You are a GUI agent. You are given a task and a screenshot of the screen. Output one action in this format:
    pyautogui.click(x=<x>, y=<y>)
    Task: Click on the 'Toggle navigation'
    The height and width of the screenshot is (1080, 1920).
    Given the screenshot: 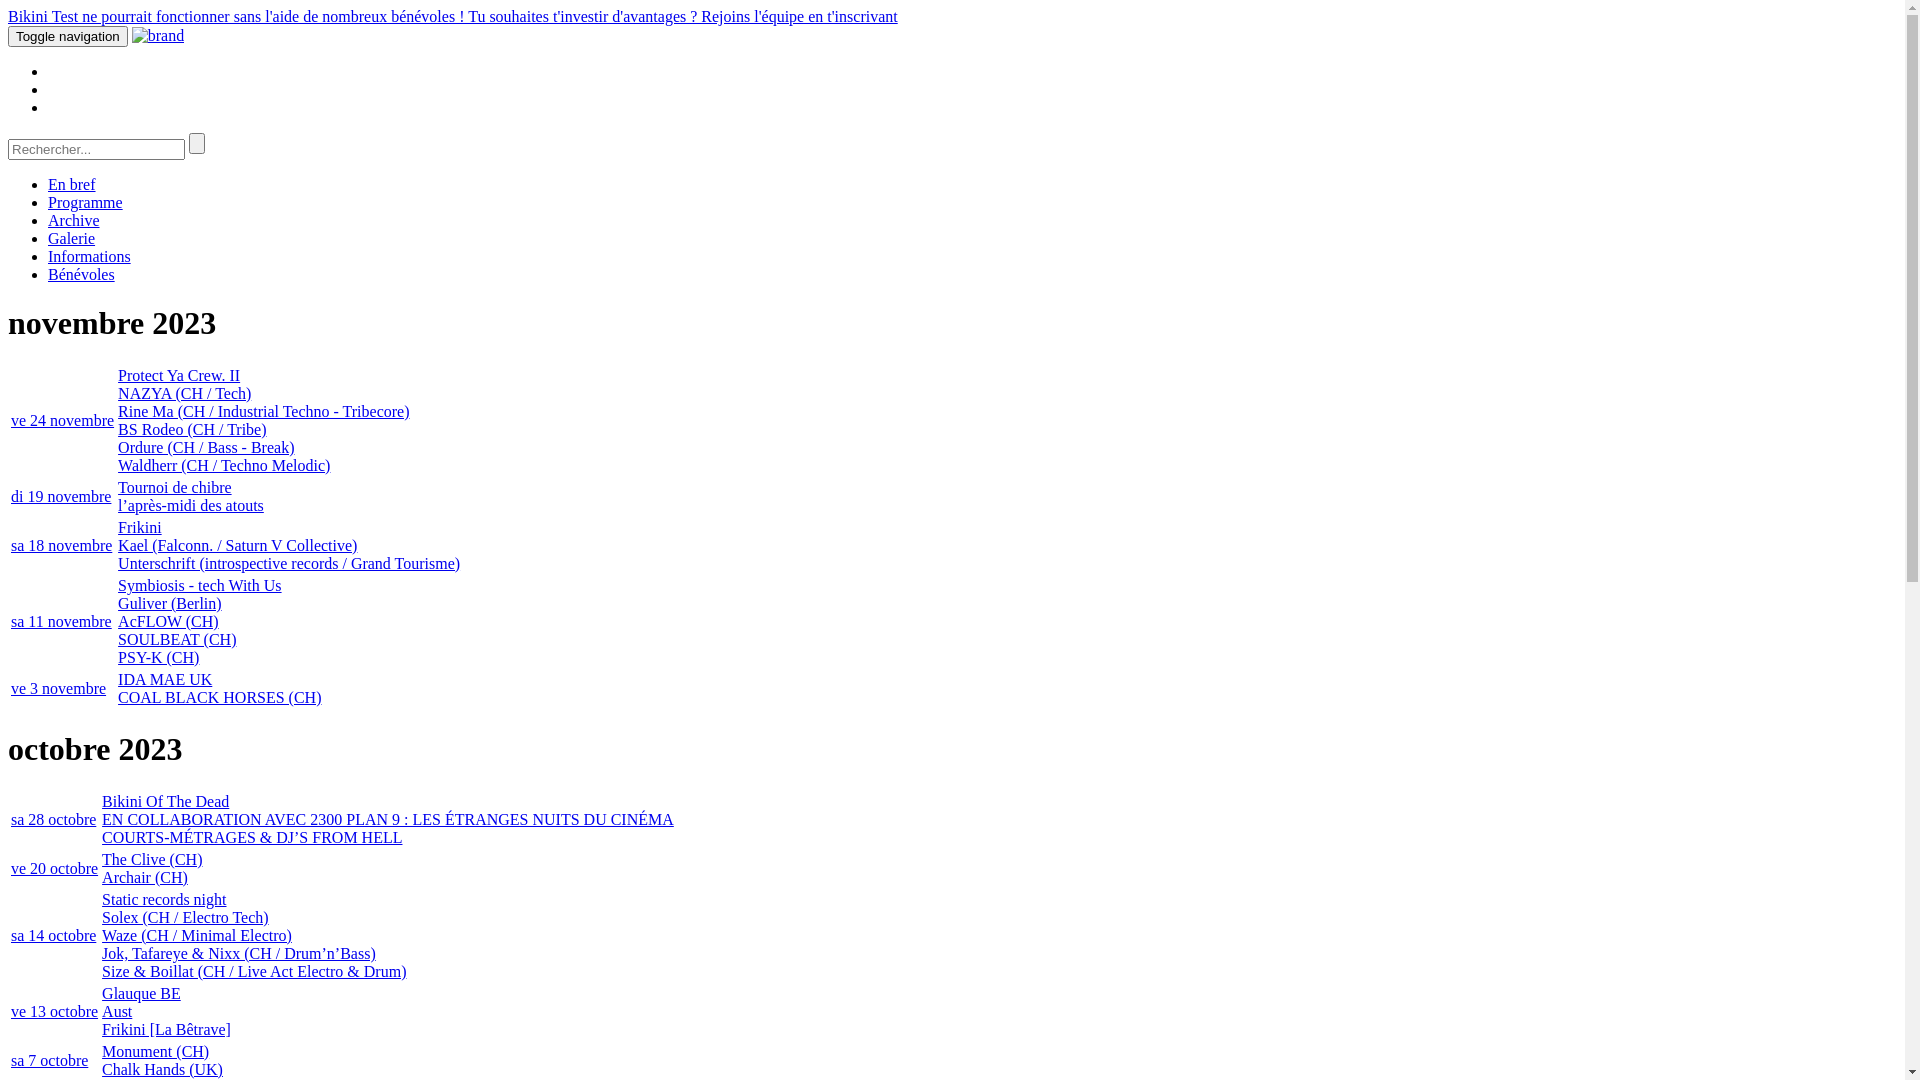 What is the action you would take?
    pyautogui.click(x=8, y=36)
    